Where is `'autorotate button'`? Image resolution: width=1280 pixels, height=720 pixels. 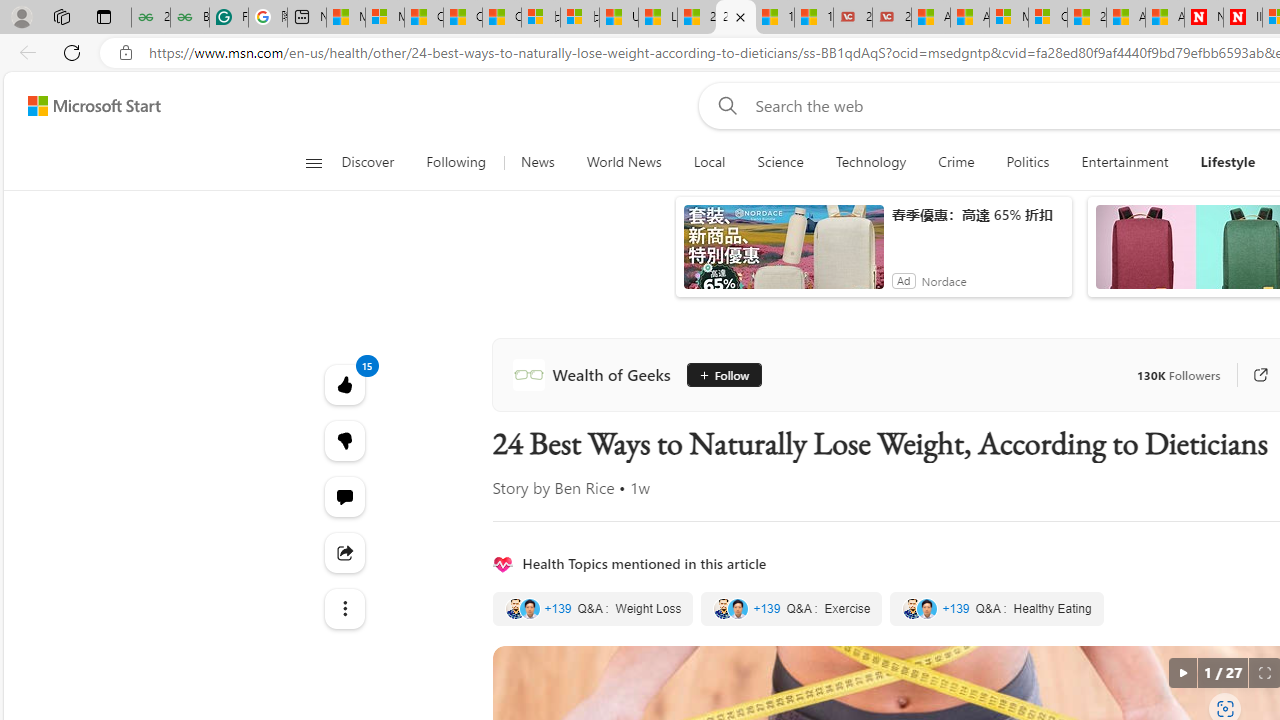 'autorotate button' is located at coordinates (1182, 673).